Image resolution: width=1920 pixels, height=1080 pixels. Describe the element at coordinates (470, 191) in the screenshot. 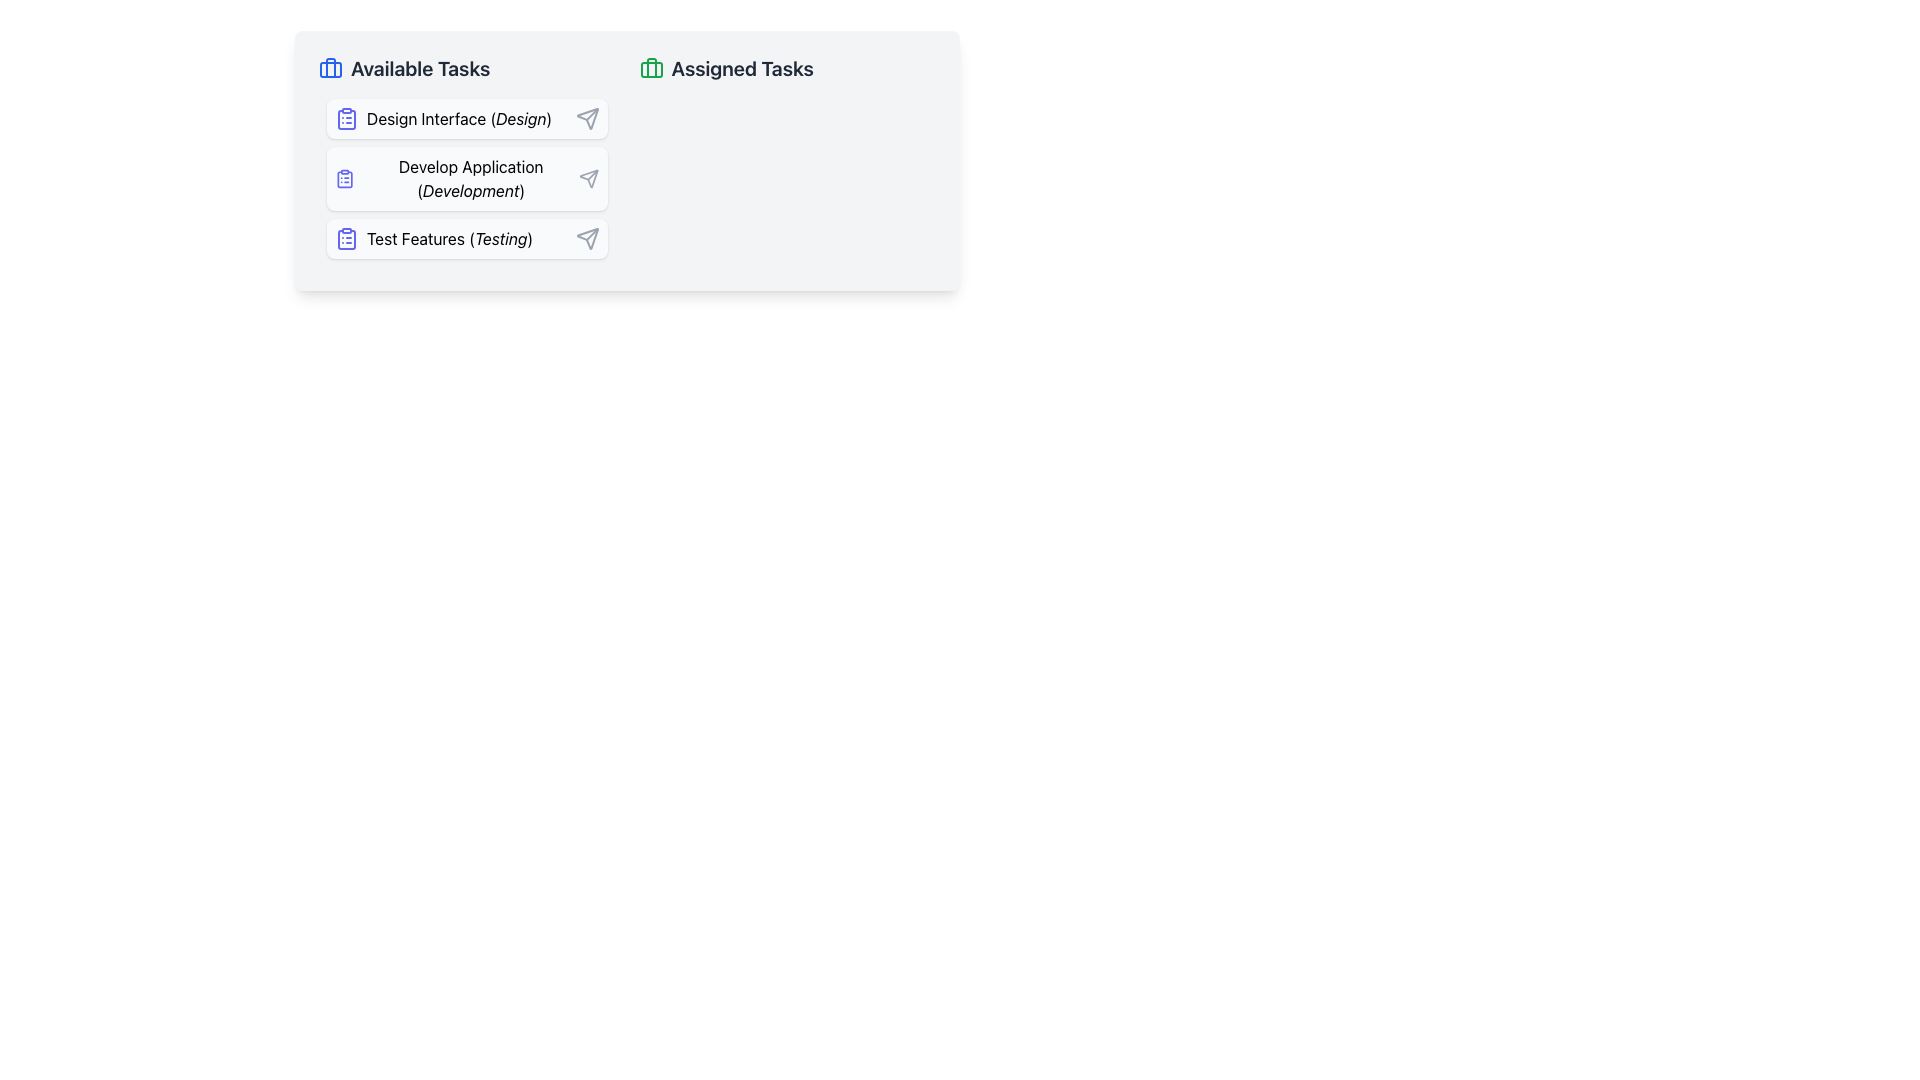

I see `the label displaying the text 'Development', which is styled in a smaller italicized font and located immediately after 'Develop Application' in the task list under 'Available Tasks'` at that location.